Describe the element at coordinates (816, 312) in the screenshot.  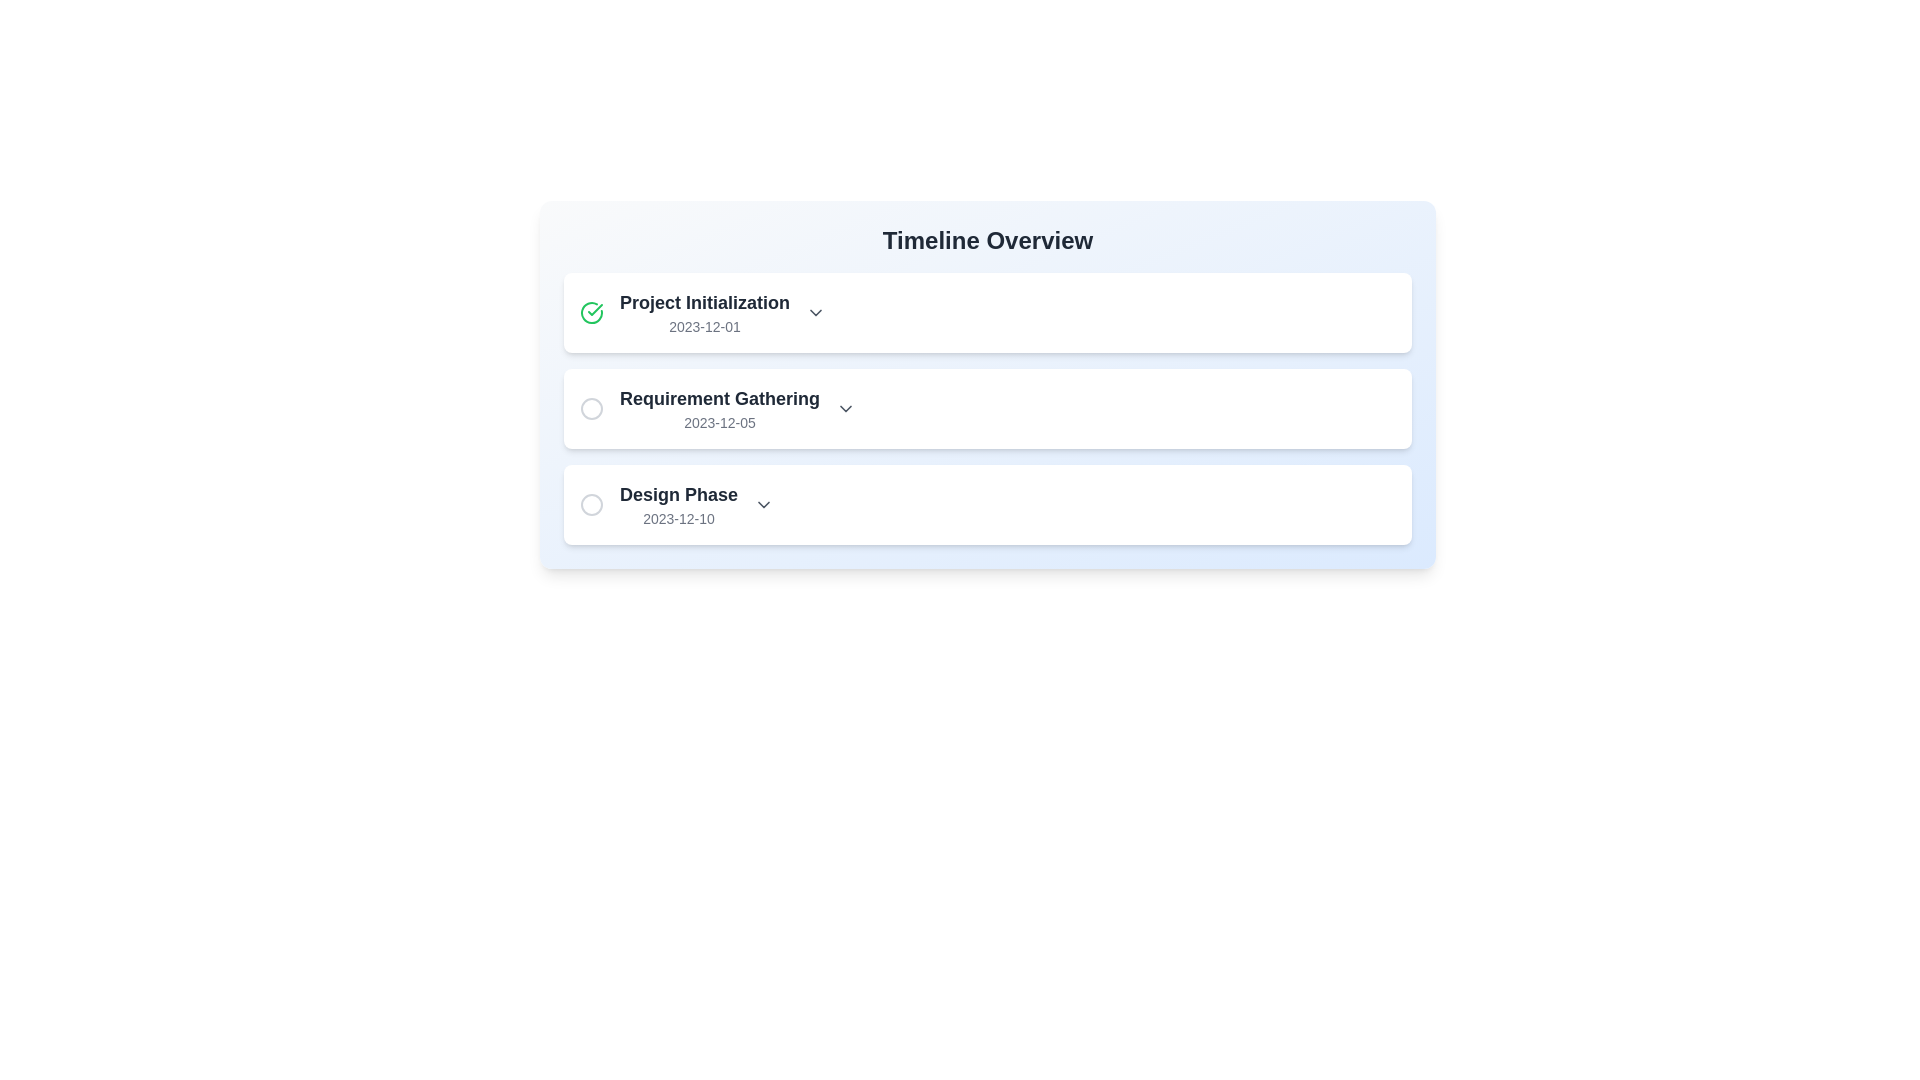
I see `the dropdown control icon located at the far right of the row for the event labeled 'Project Initialization'` at that location.